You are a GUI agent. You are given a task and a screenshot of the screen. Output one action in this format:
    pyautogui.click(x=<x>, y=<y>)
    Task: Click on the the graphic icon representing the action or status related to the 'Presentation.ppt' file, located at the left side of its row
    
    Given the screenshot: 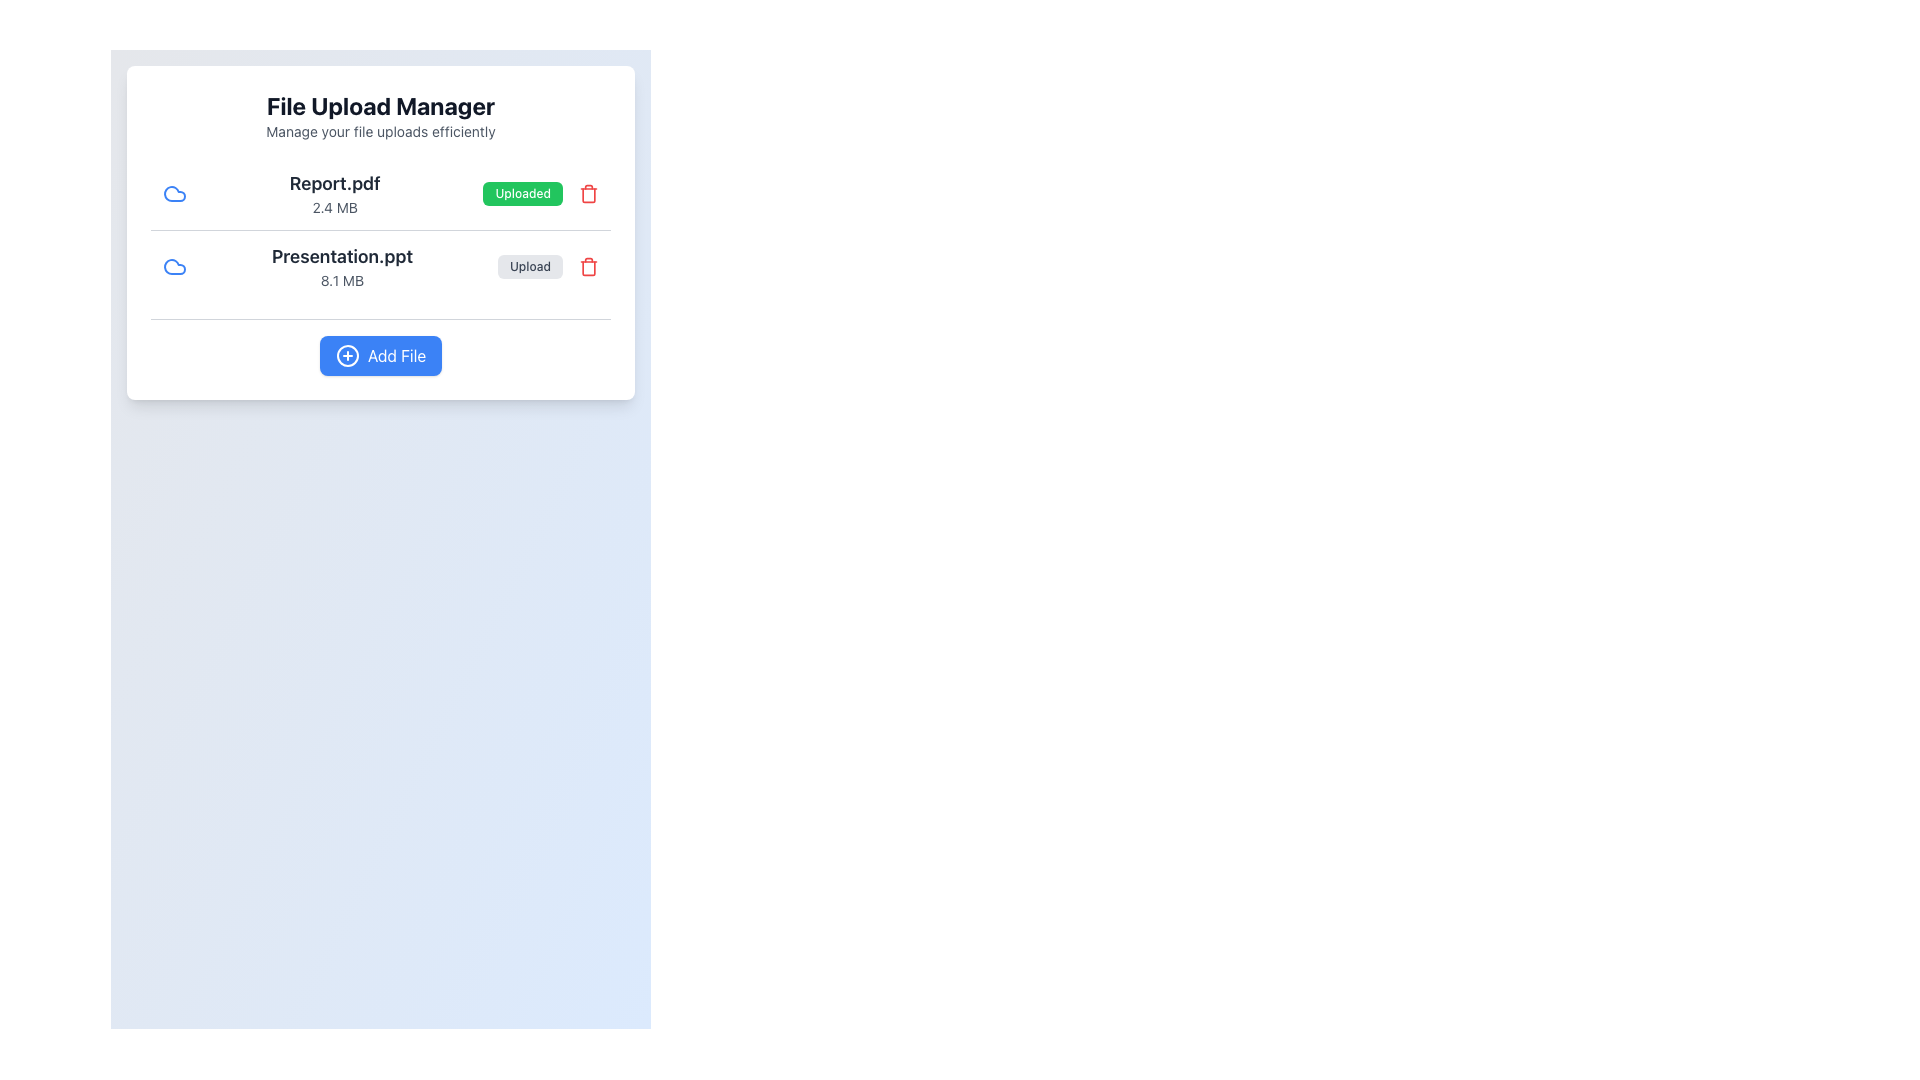 What is the action you would take?
    pyautogui.click(x=174, y=265)
    